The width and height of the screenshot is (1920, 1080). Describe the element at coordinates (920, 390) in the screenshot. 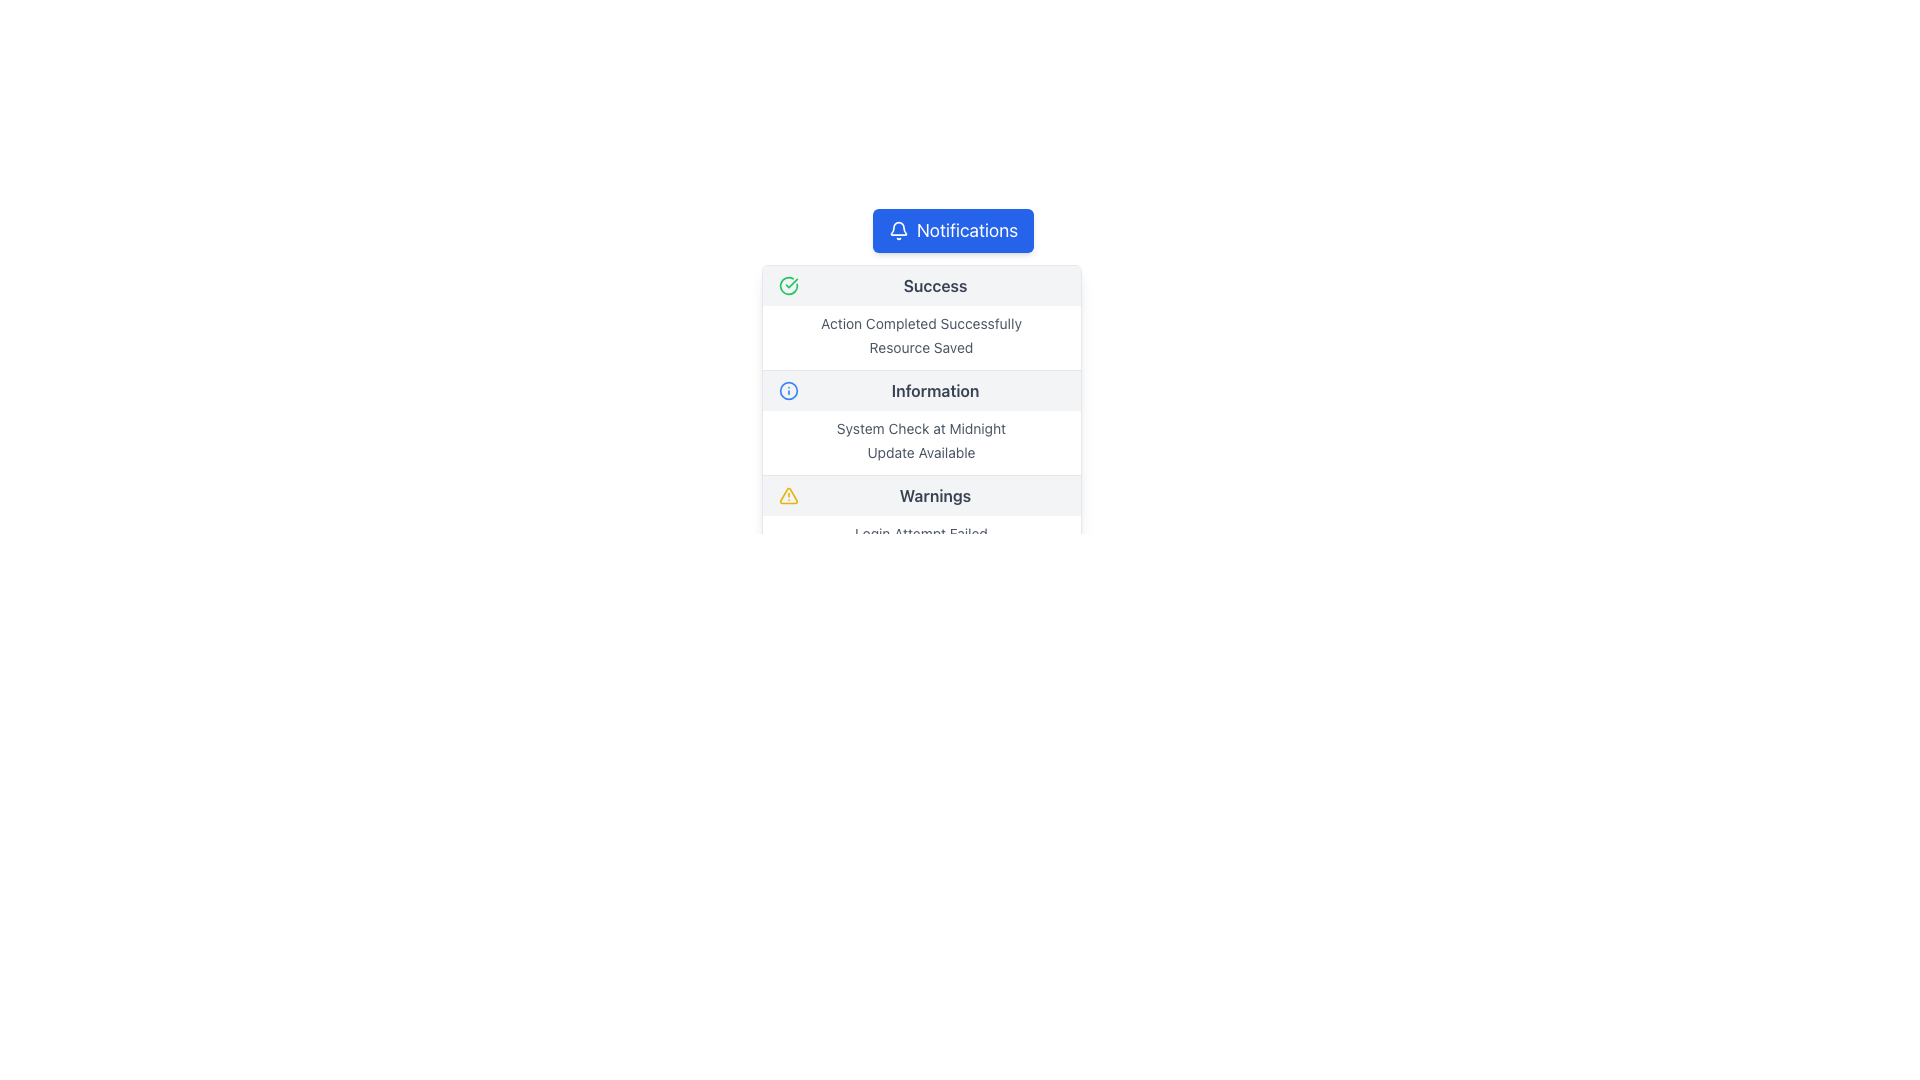

I see `the Informational Indicator, which is the second item under the notifications section, located directly below the 'Success' item and above the 'System Check at Midnight' item` at that location.